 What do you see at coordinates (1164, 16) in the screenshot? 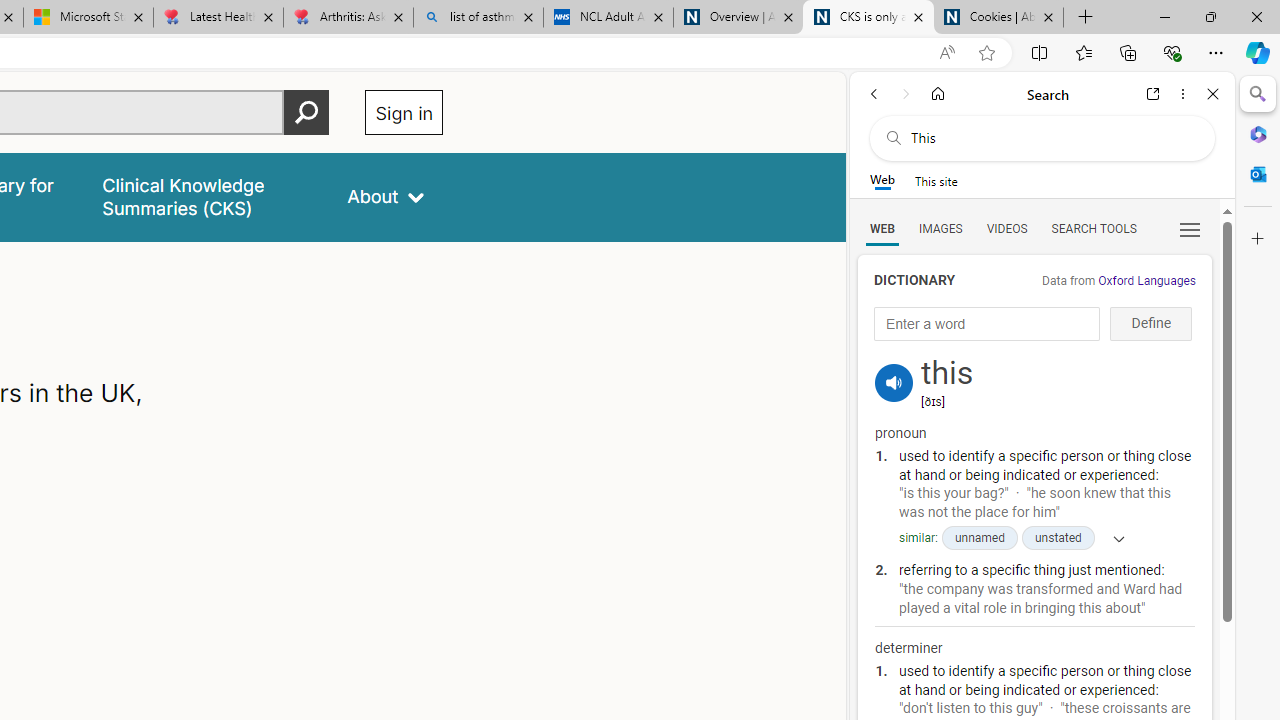
I see `'Minimize'` at bounding box center [1164, 16].